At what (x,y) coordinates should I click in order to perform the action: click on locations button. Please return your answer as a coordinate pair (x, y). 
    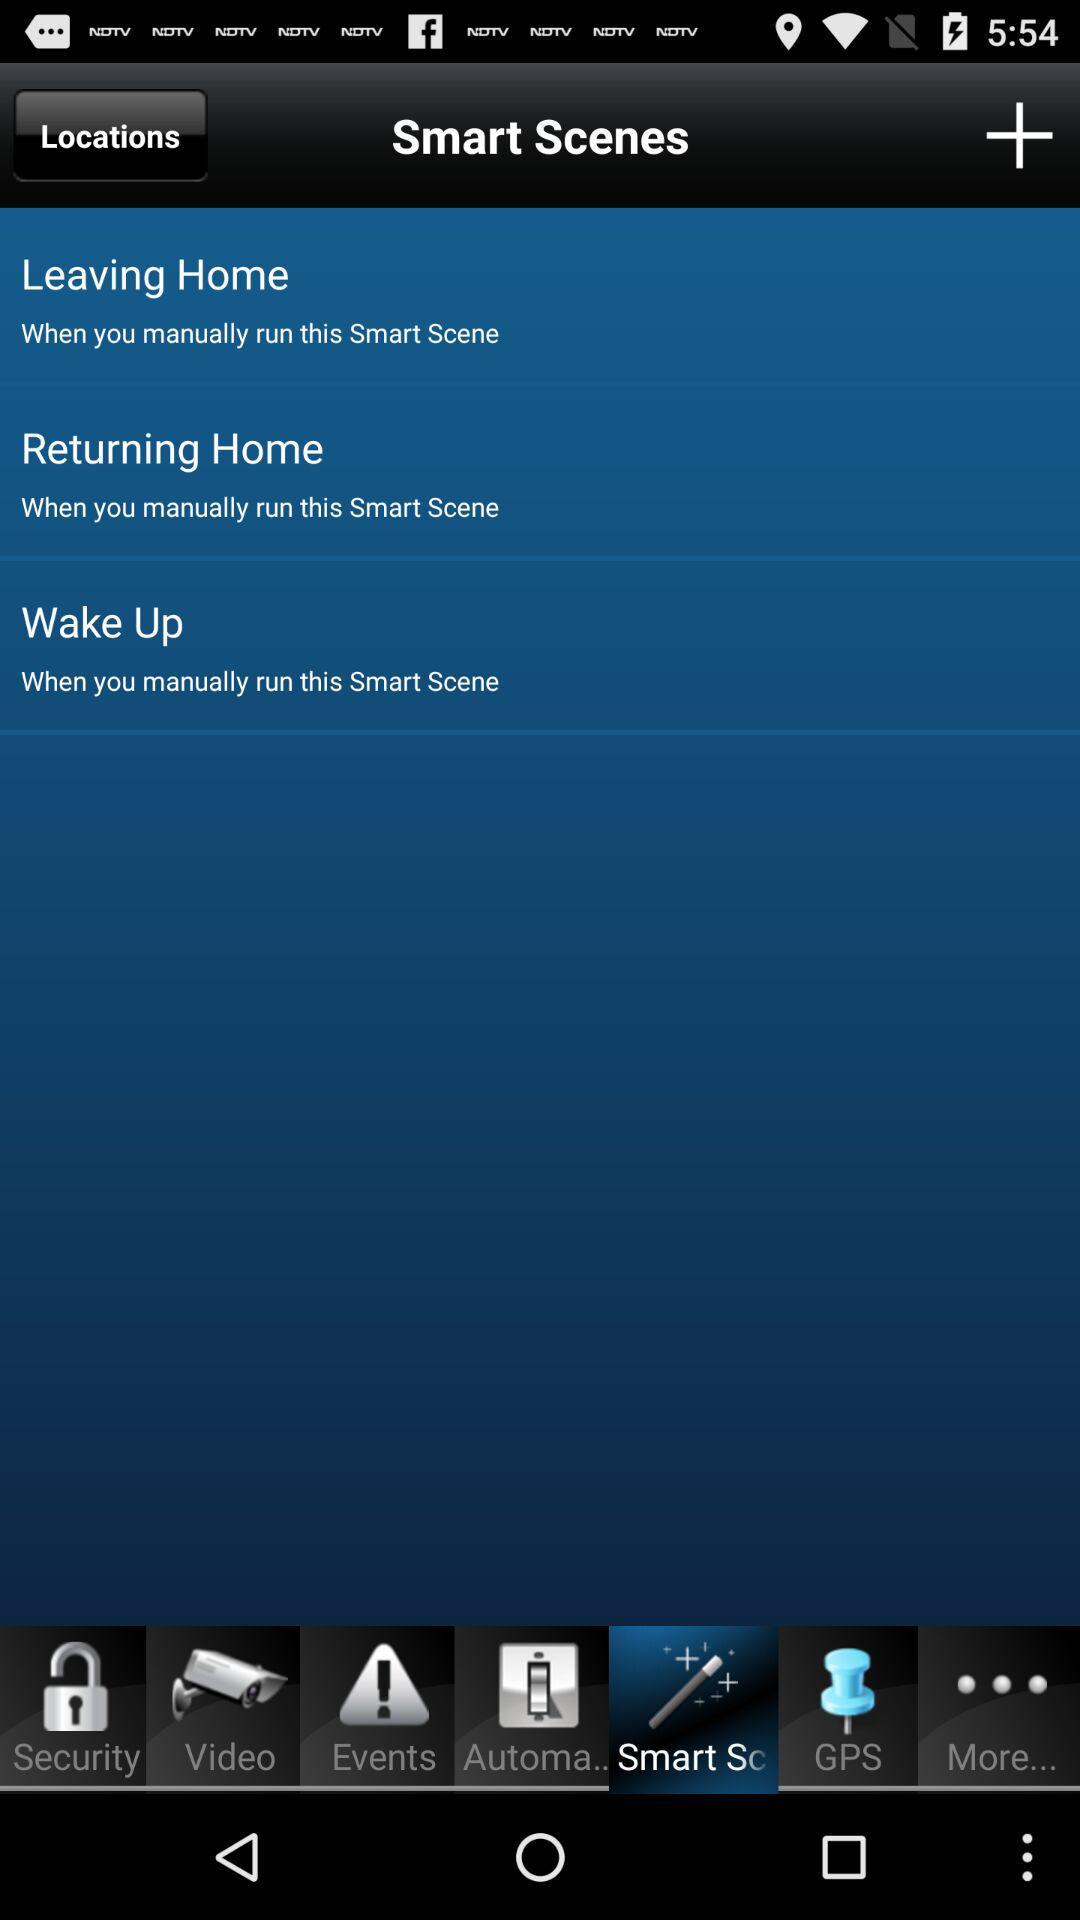
    Looking at the image, I should click on (110, 134).